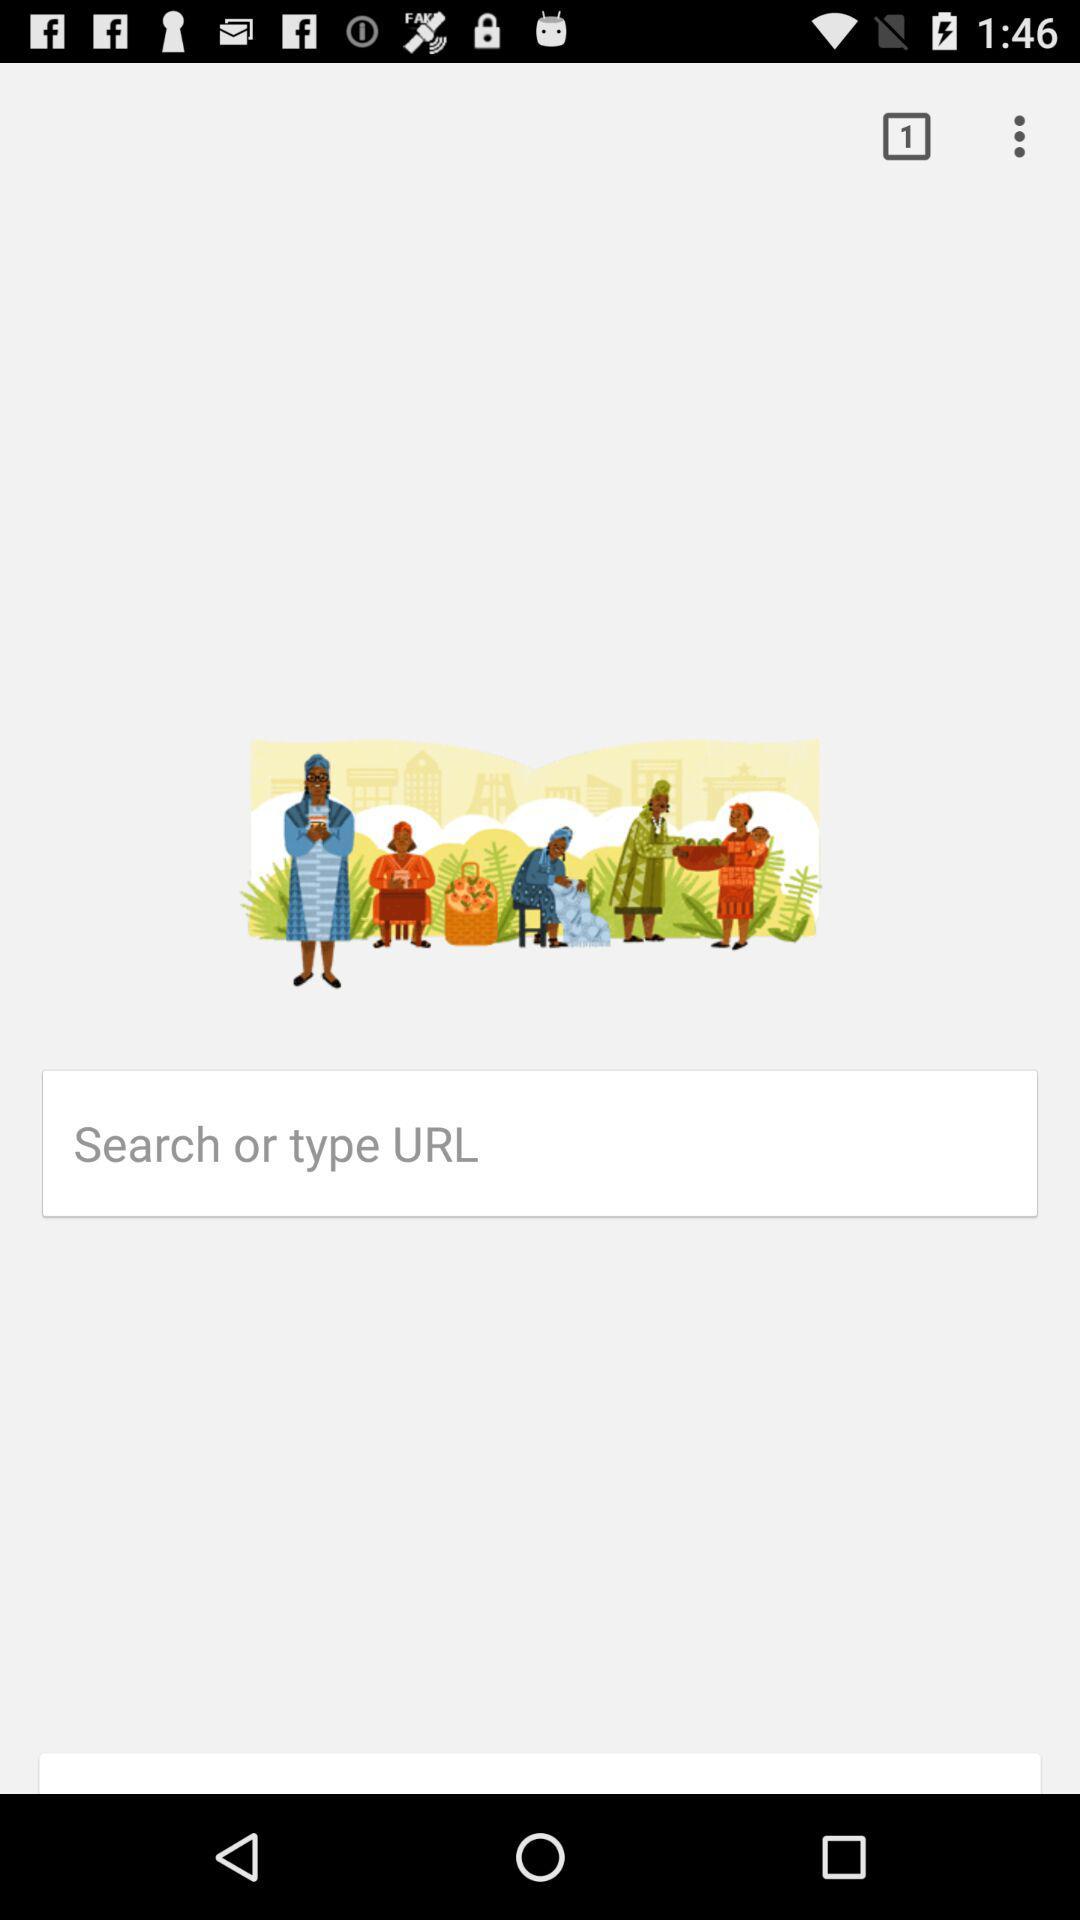 Image resolution: width=1080 pixels, height=1920 pixels. I want to click on search for url, so click(555, 1143).